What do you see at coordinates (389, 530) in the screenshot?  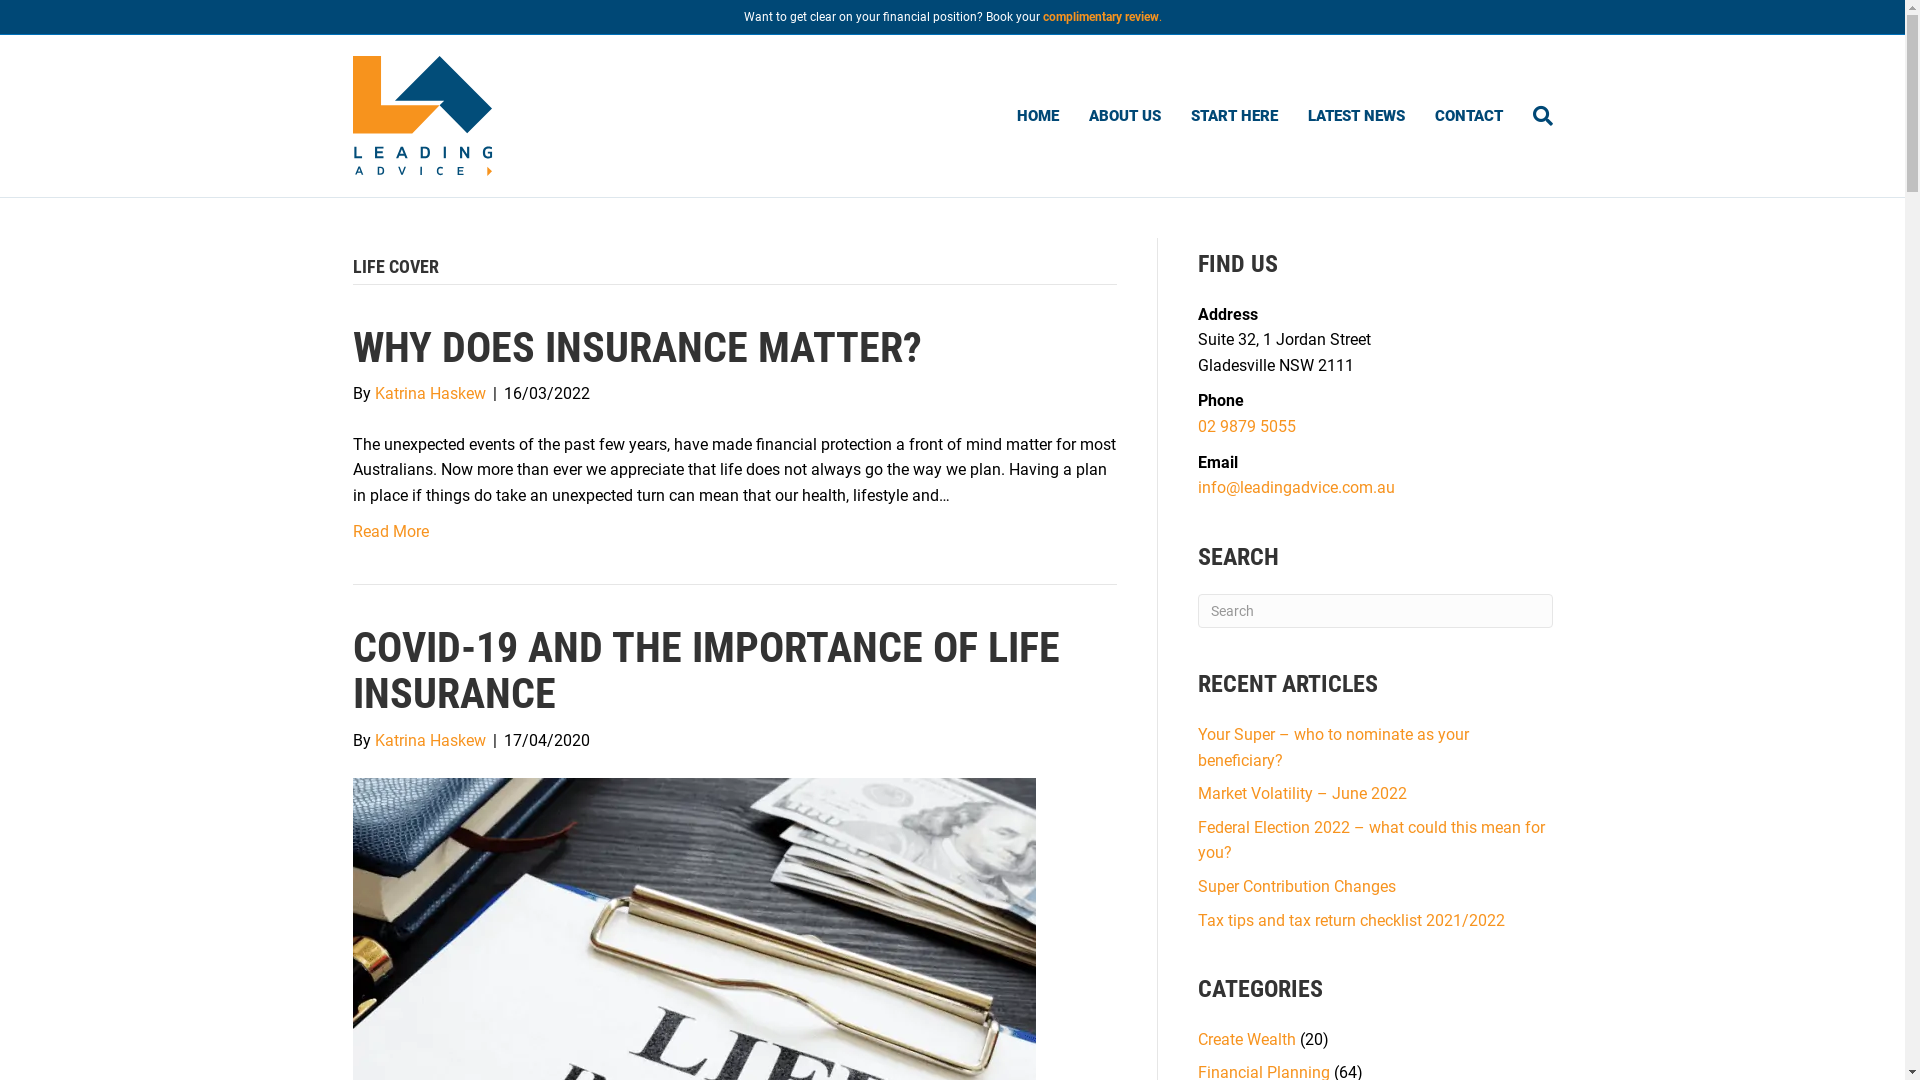 I see `'Read More'` at bounding box center [389, 530].